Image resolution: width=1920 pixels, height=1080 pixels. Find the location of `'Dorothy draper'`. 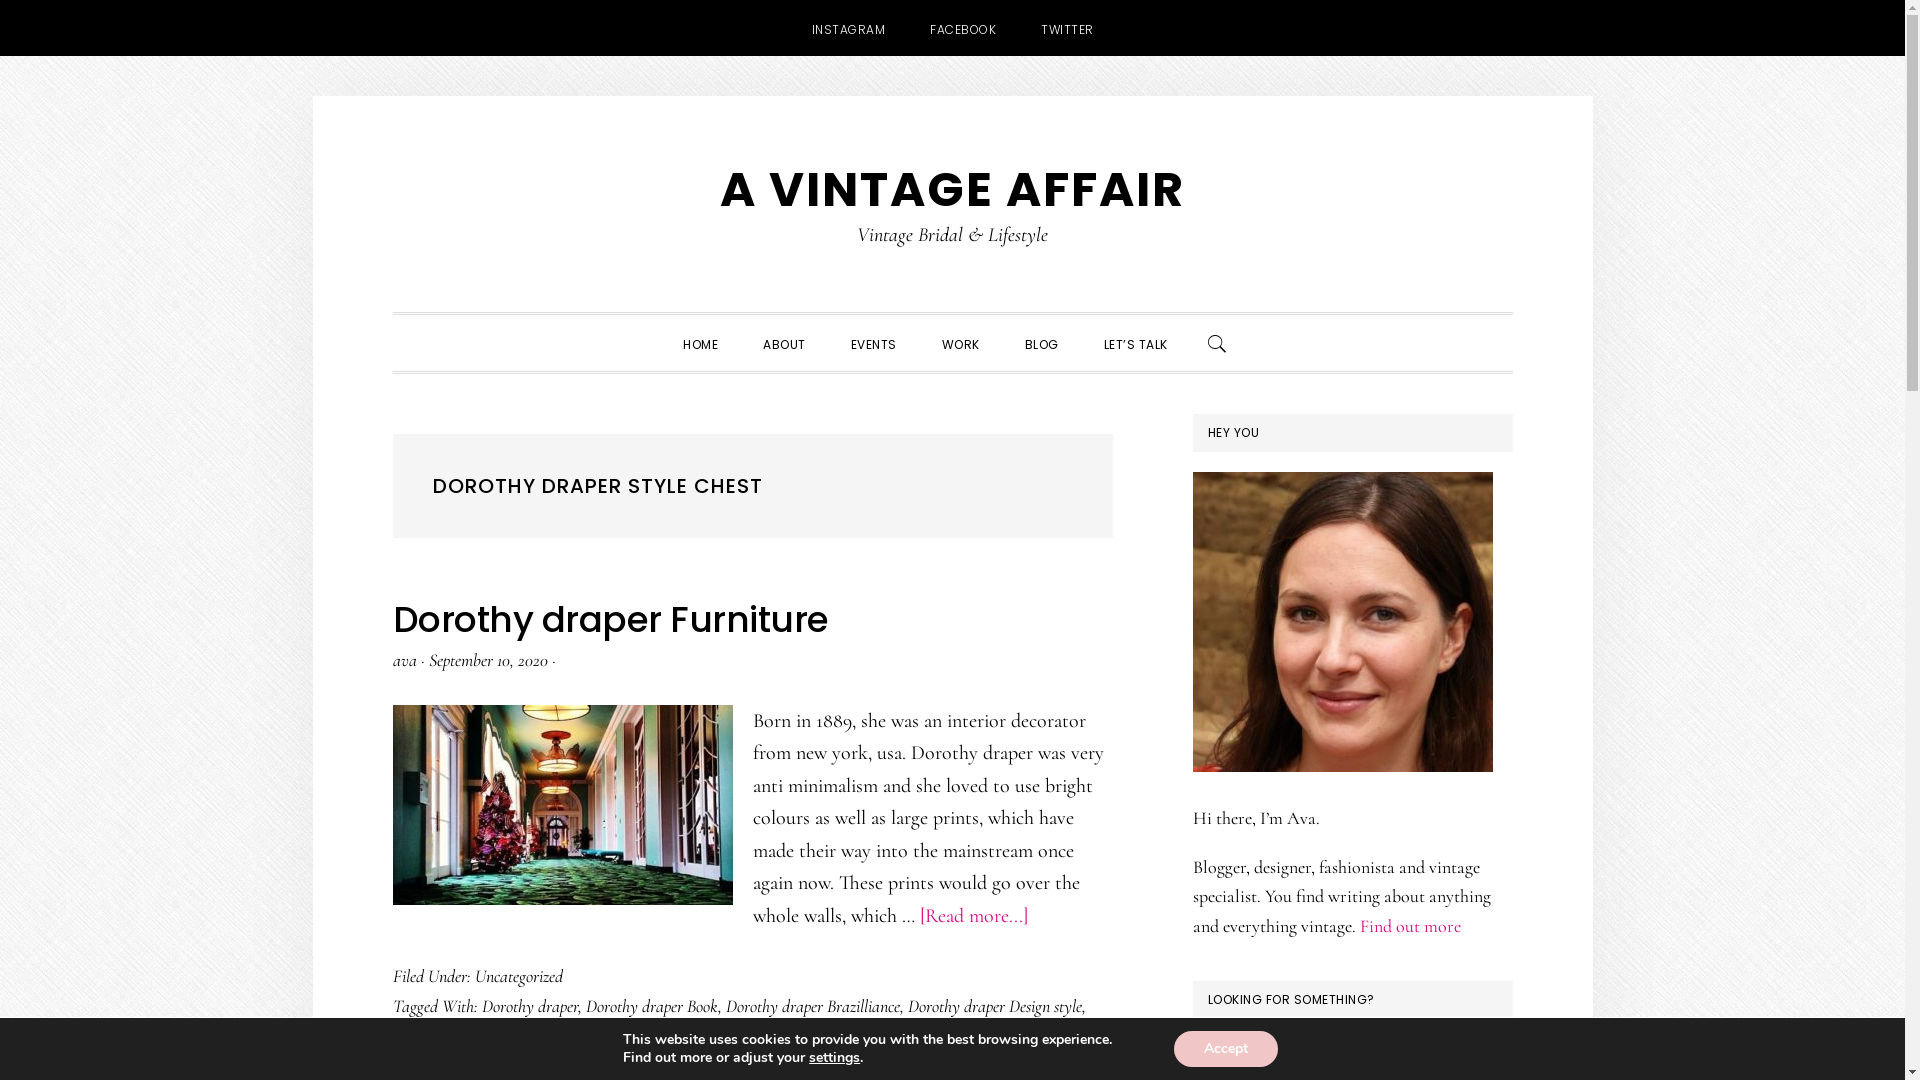

'Dorothy draper' is located at coordinates (481, 1006).